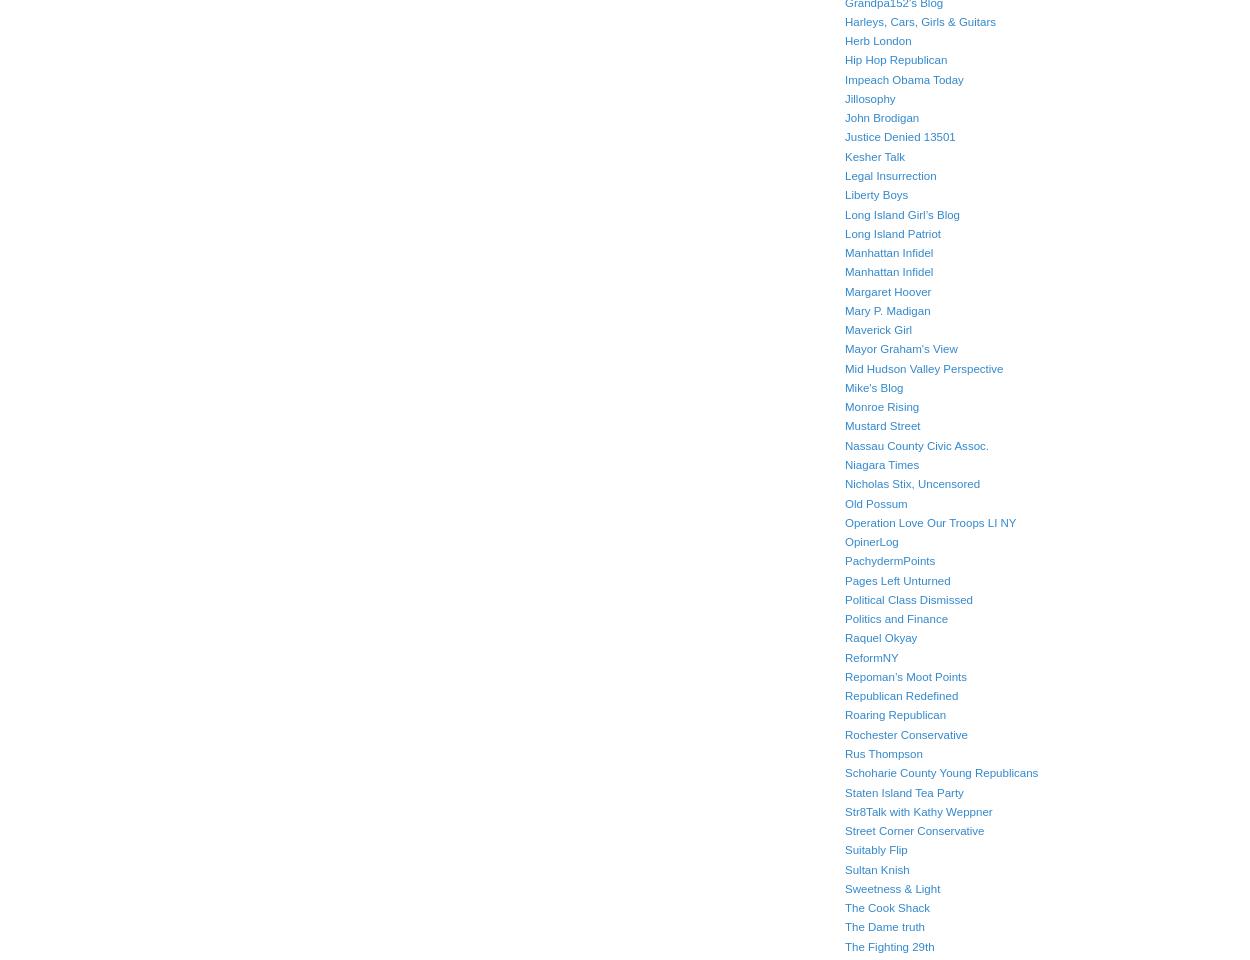 This screenshot has width=1250, height=960. I want to click on 'Repoman’s Moot Points', so click(906, 676).